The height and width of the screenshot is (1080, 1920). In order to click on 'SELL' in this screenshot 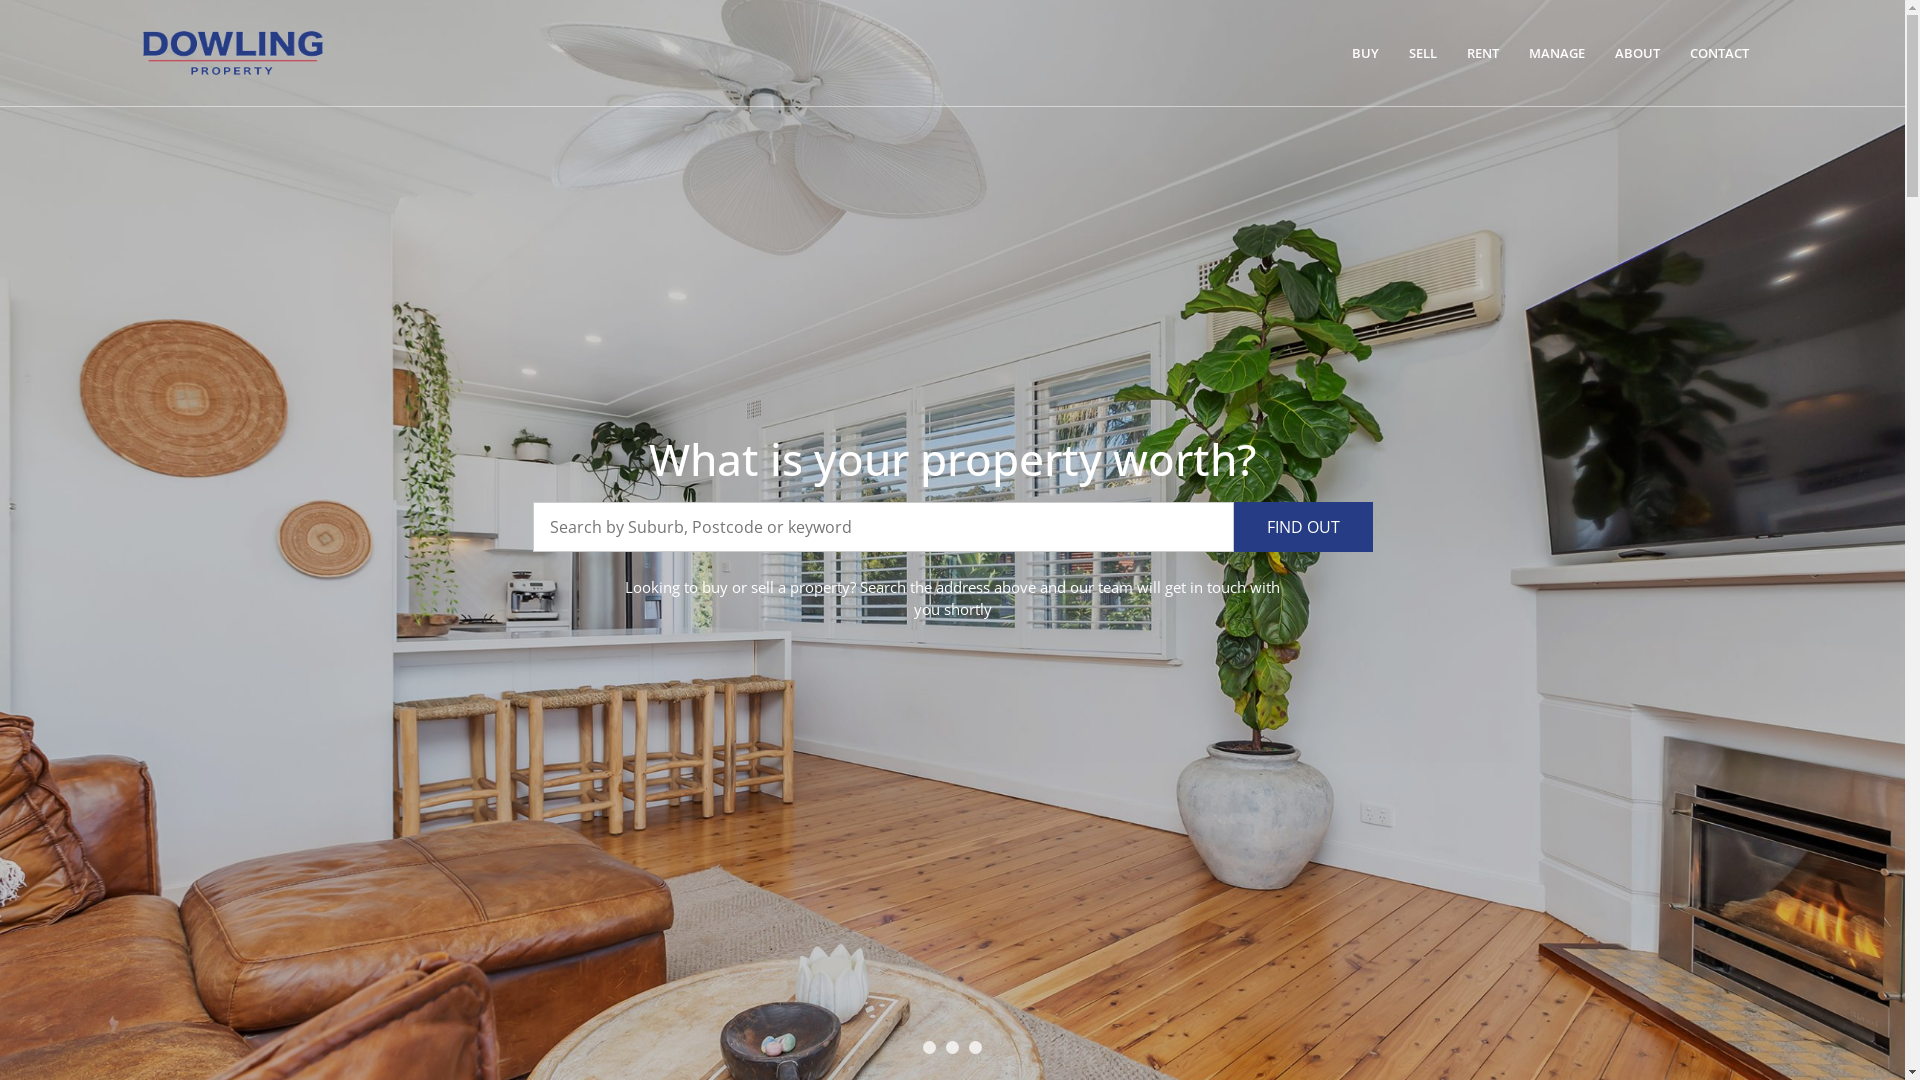, I will do `click(1395, 52)`.